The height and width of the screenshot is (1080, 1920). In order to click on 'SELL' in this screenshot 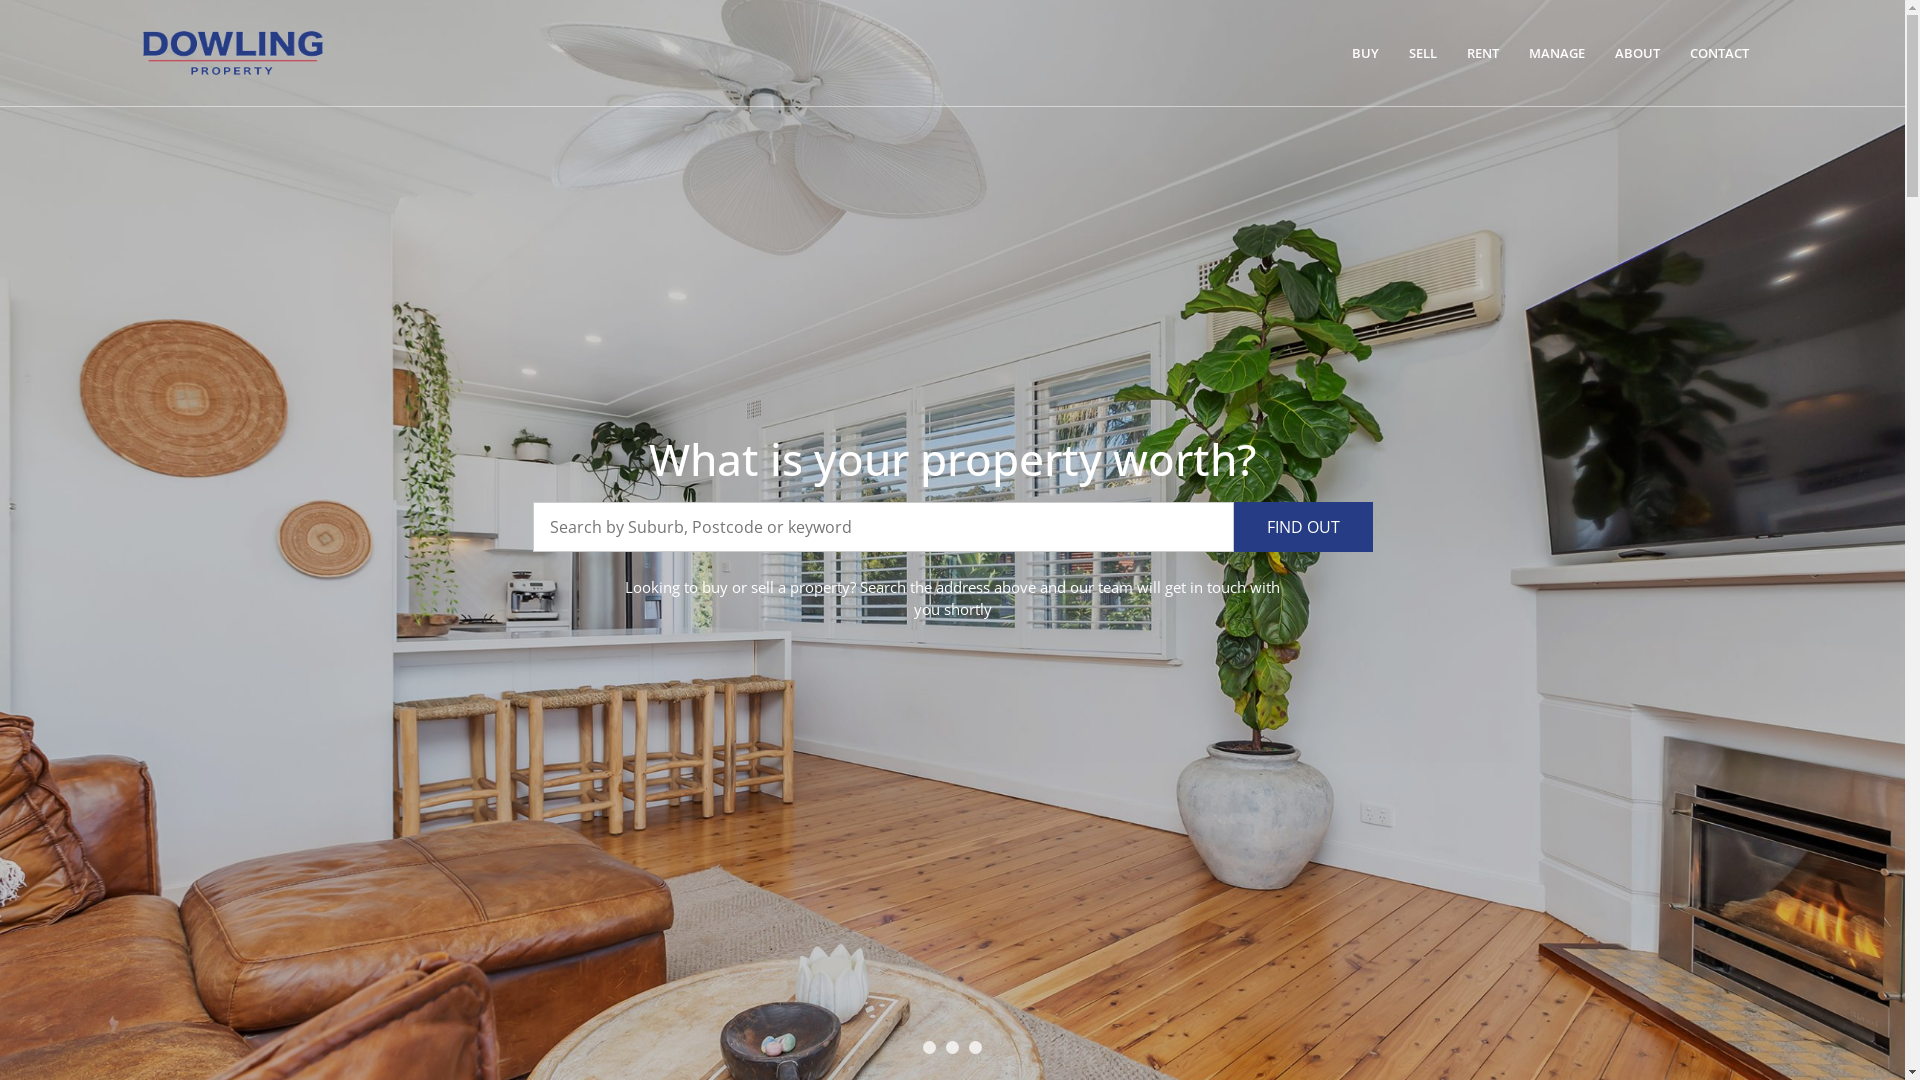, I will do `click(1395, 52)`.